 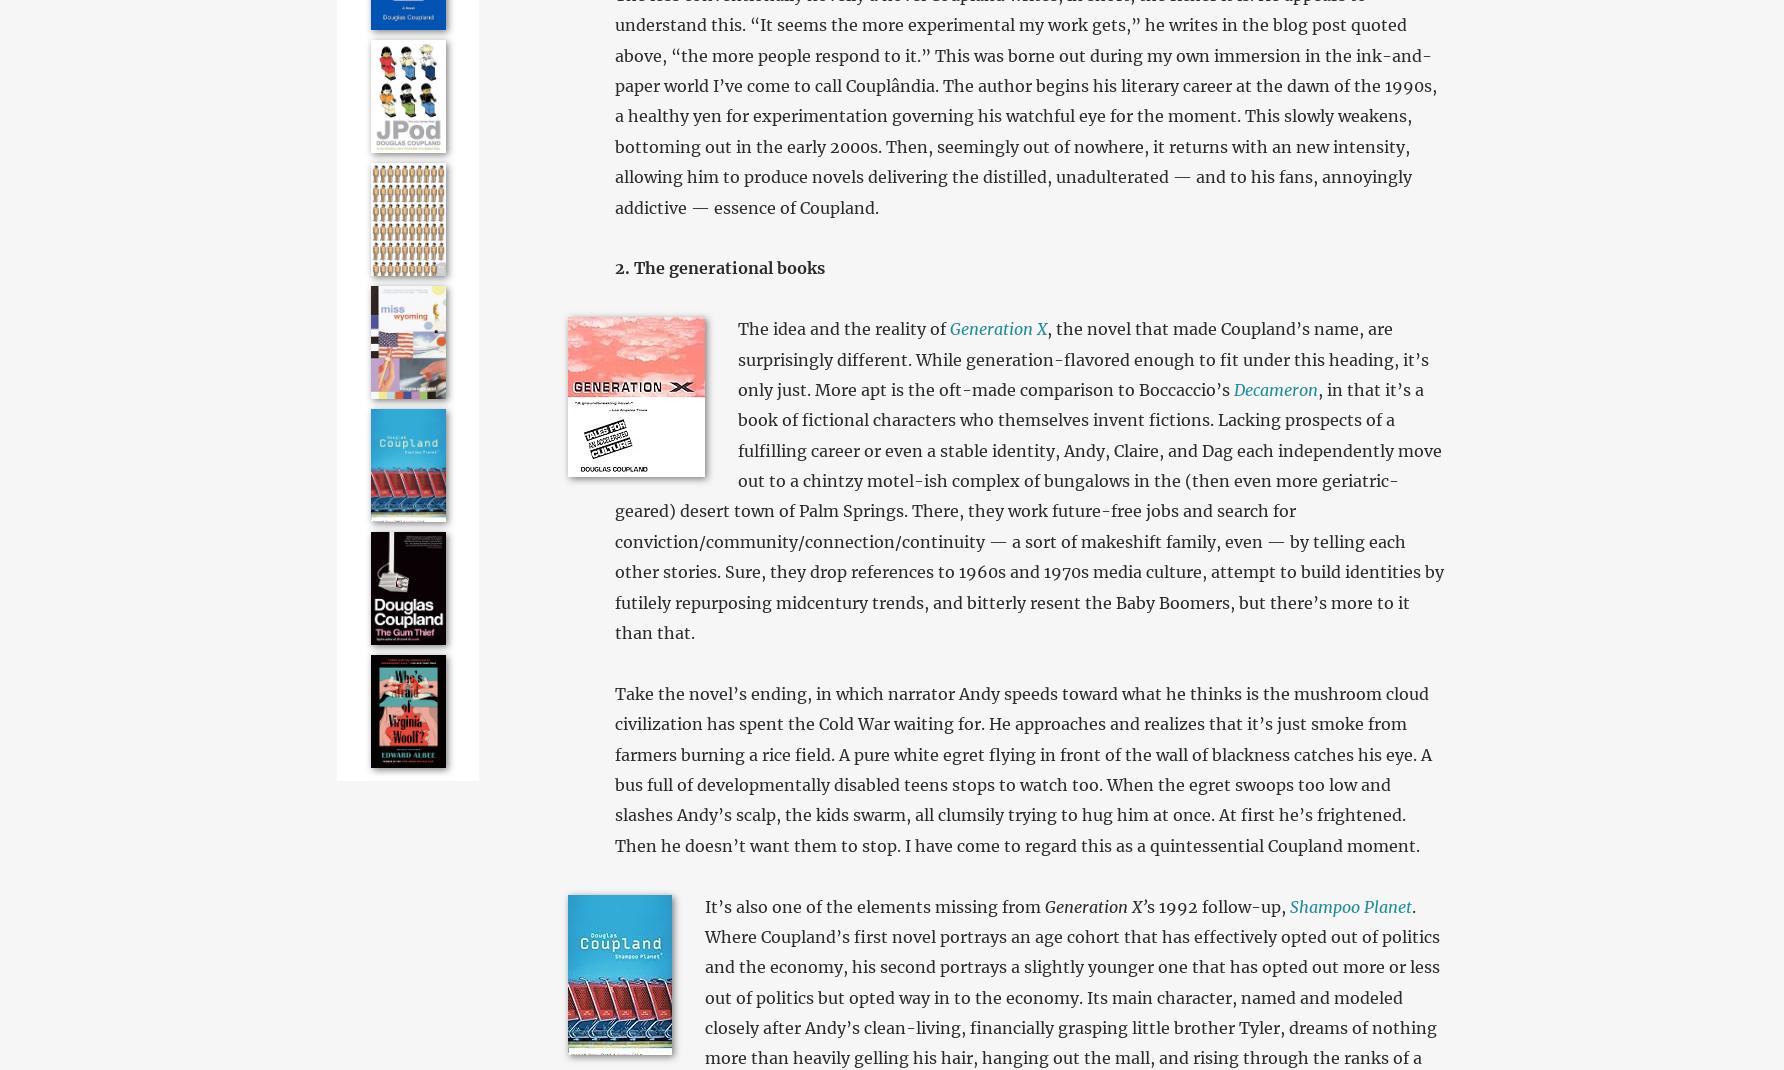 What do you see at coordinates (1042, 904) in the screenshot?
I see `'Generation X’'` at bounding box center [1042, 904].